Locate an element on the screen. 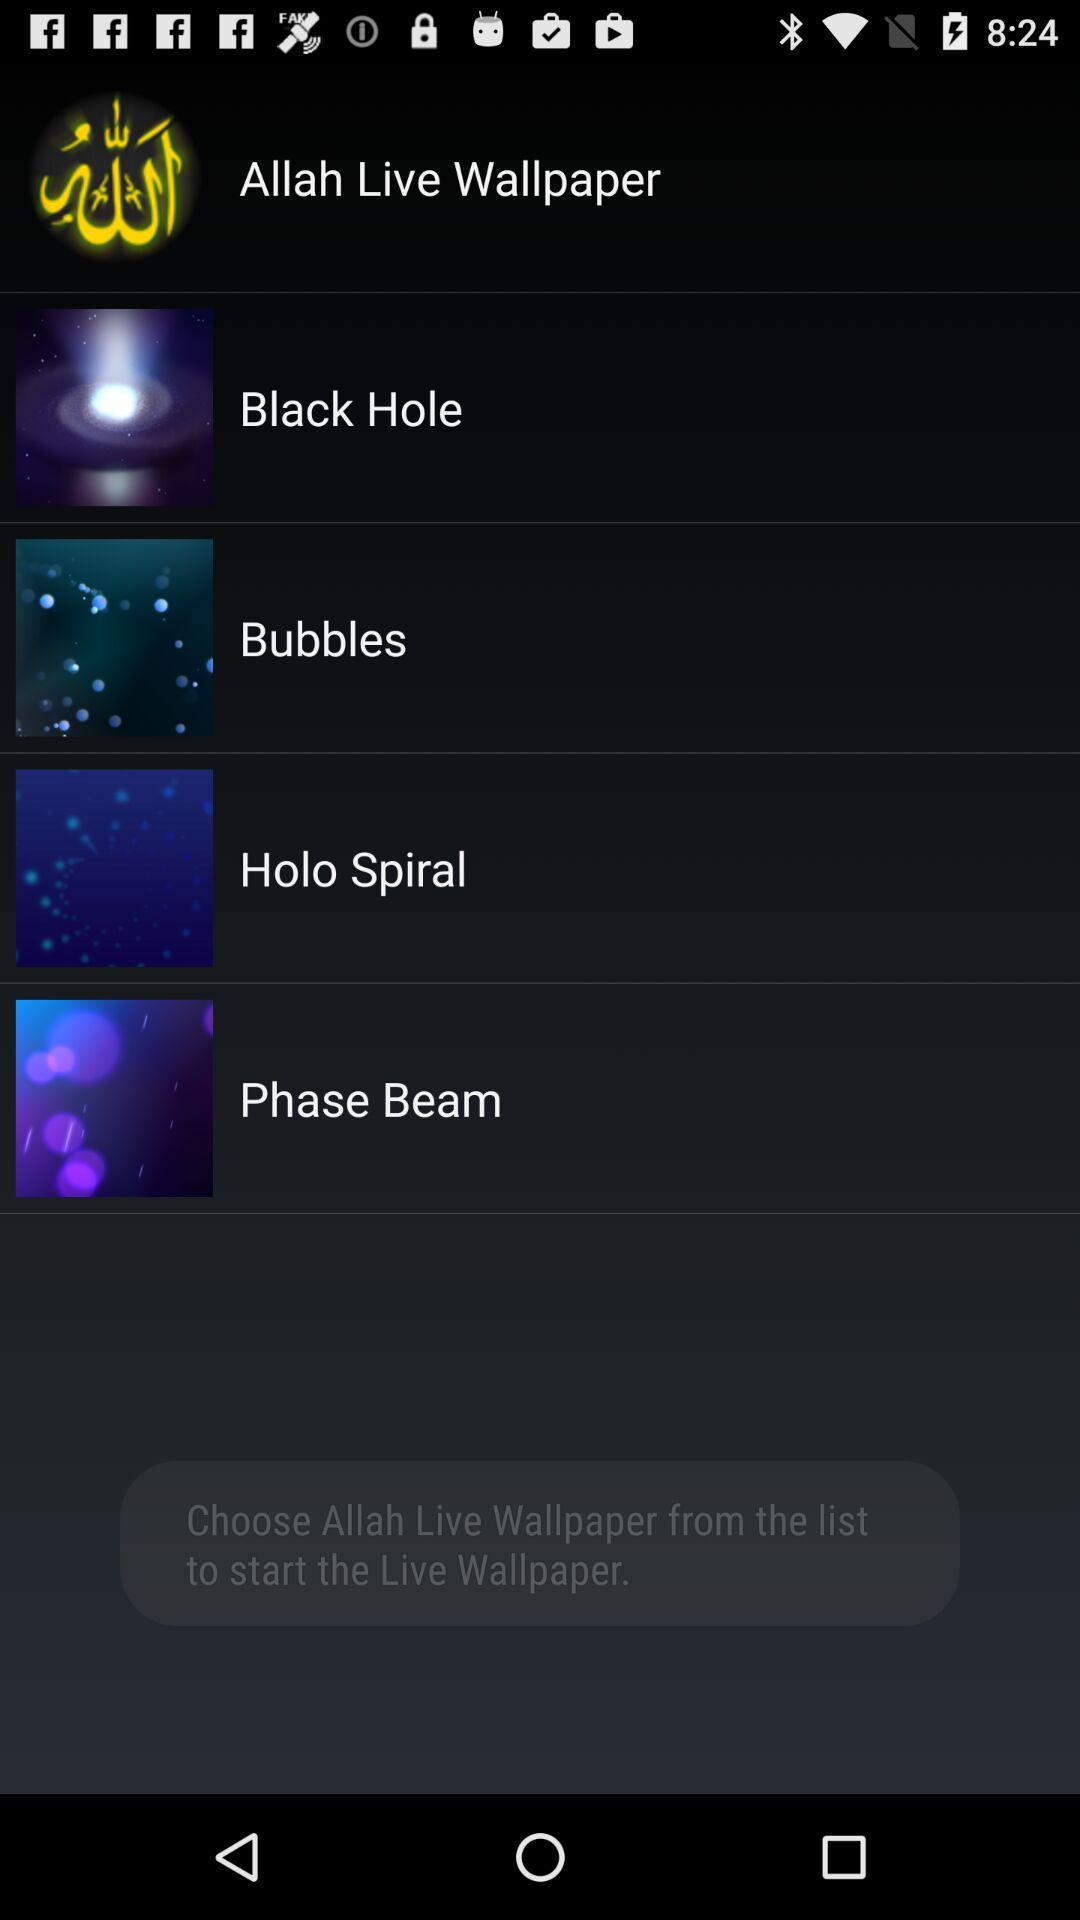 The height and width of the screenshot is (1920, 1080). the bubbles is located at coordinates (322, 636).